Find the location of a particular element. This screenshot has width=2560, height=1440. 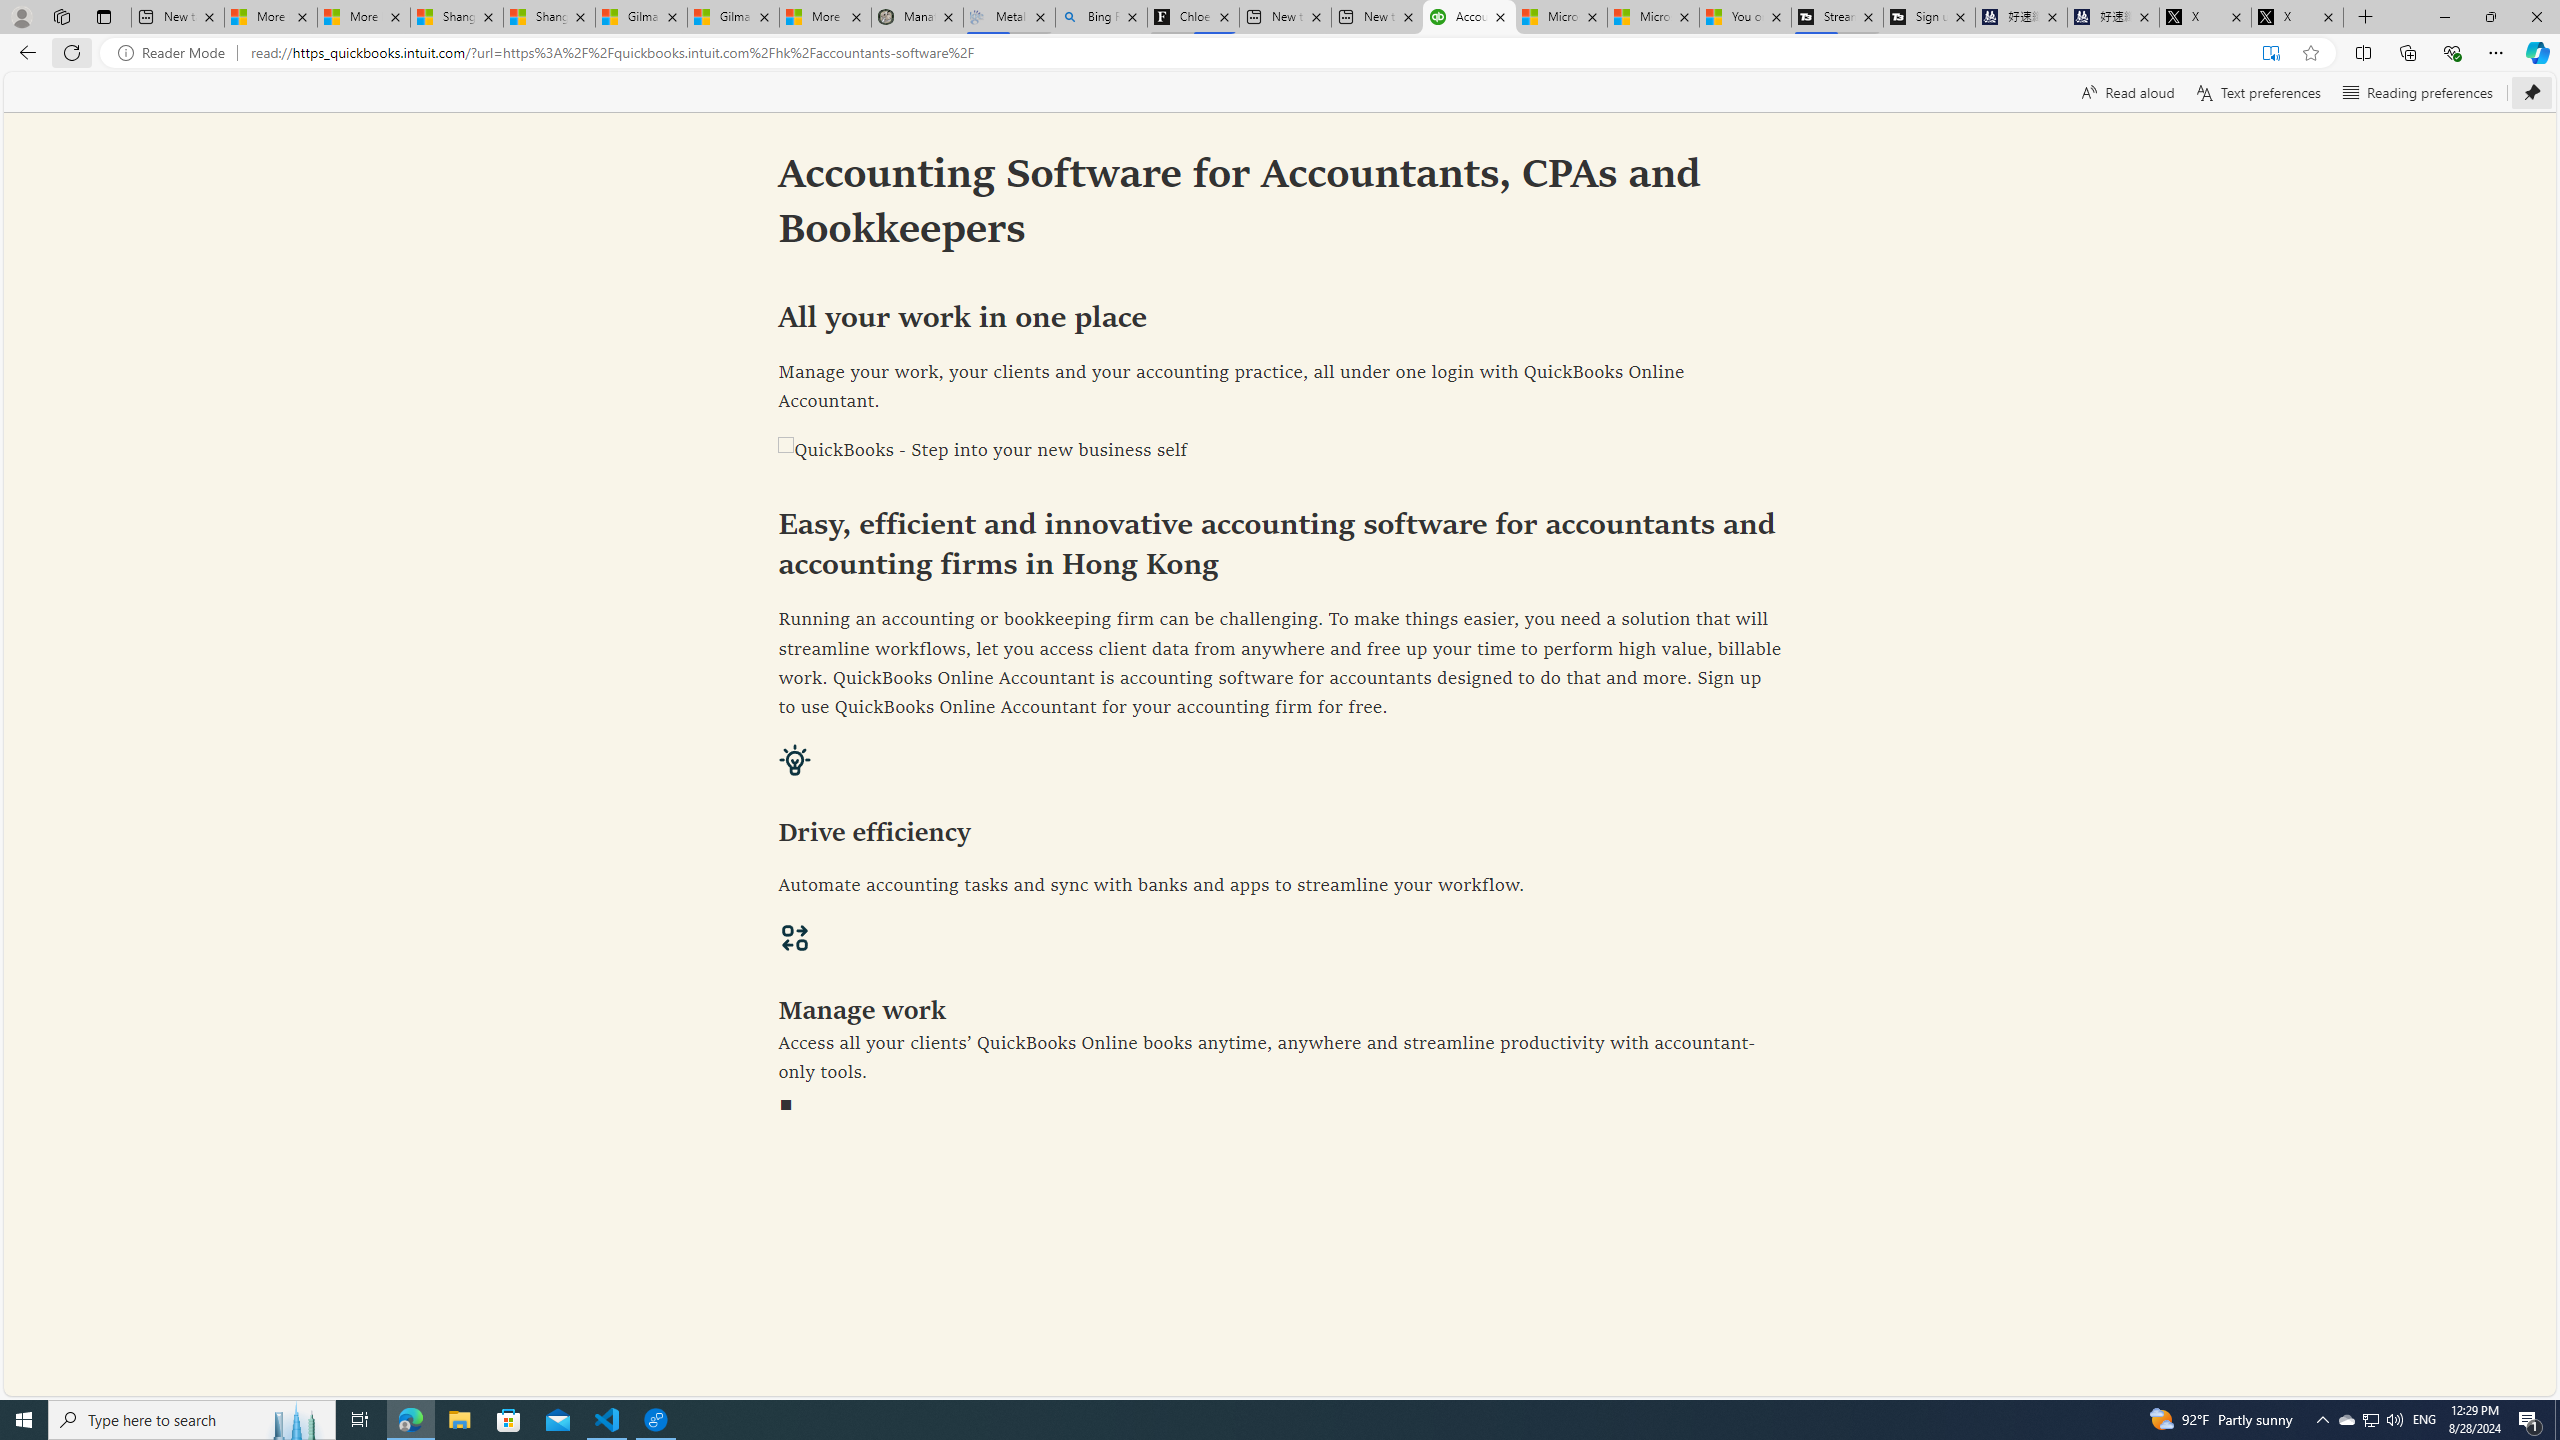

'Exit Immersive Reader (F9)' is located at coordinates (2270, 53).